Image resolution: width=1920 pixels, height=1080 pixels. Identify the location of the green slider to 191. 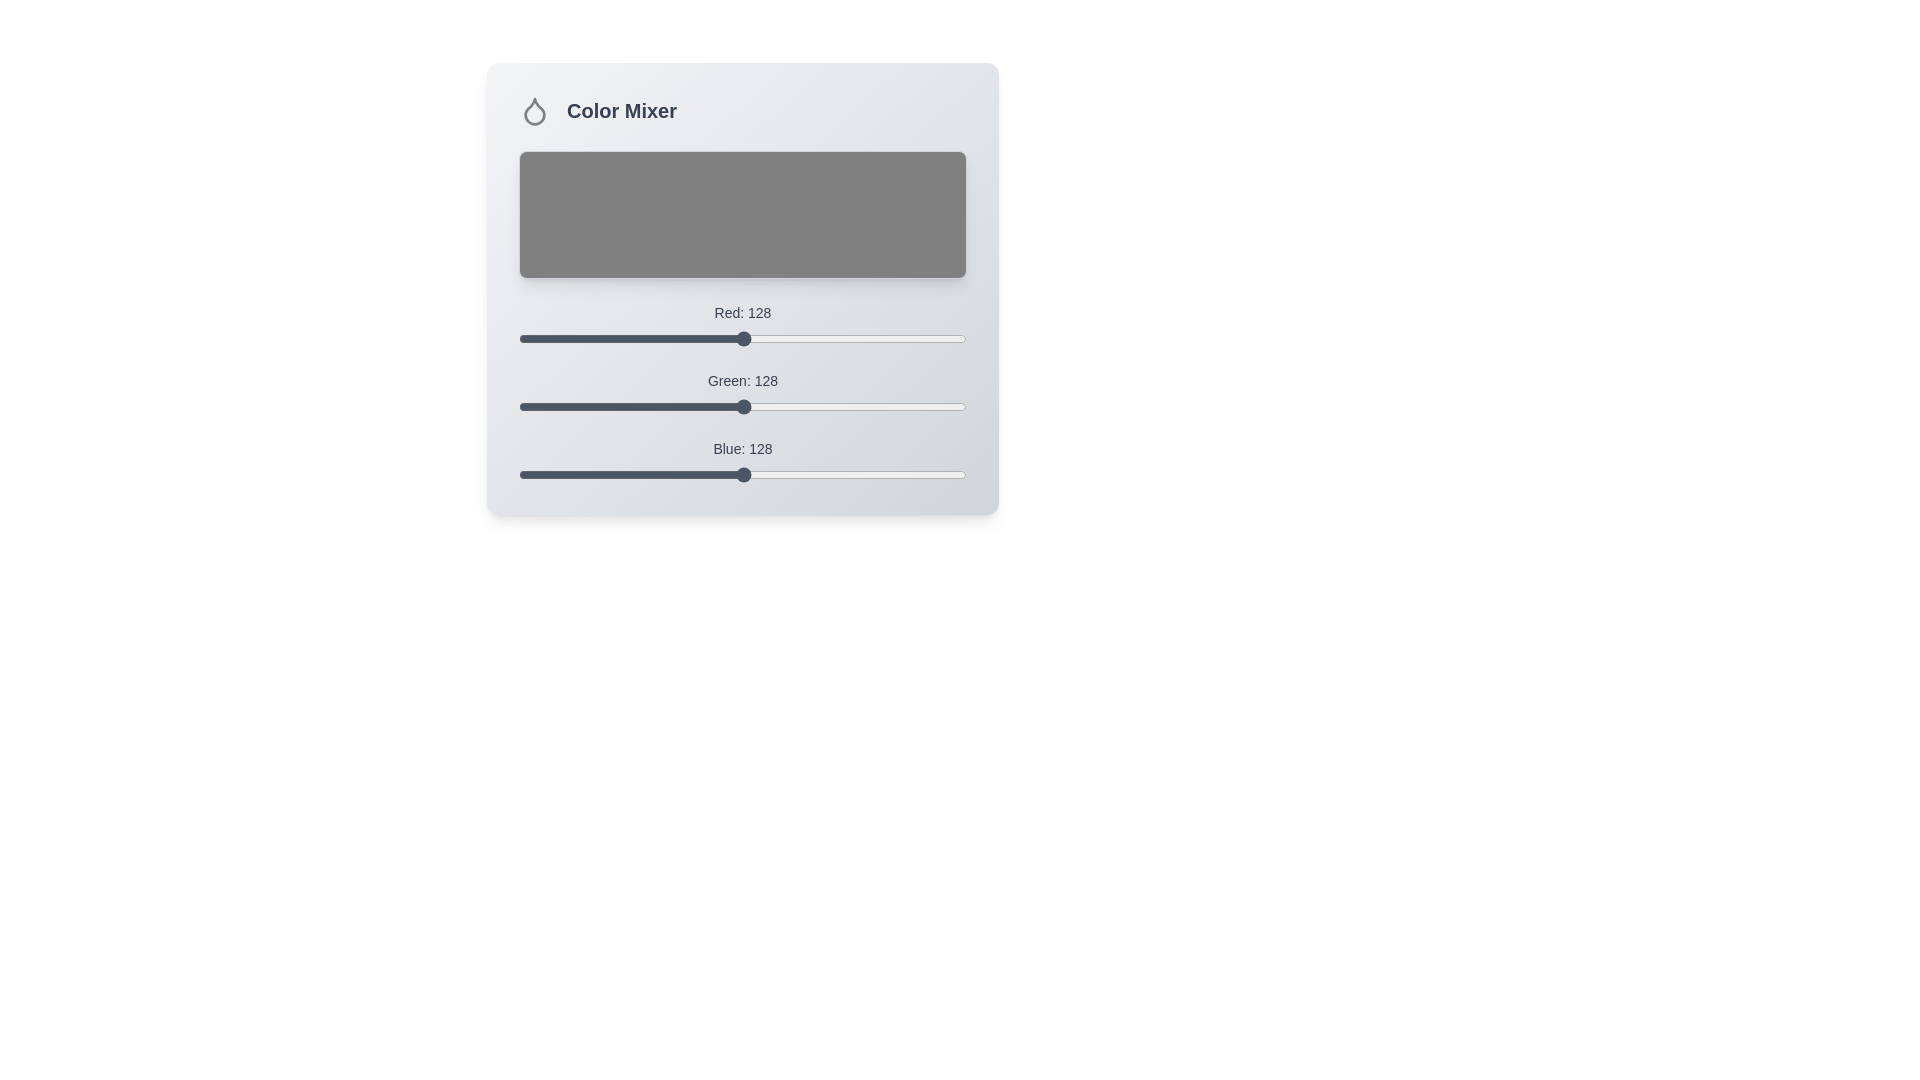
(854, 406).